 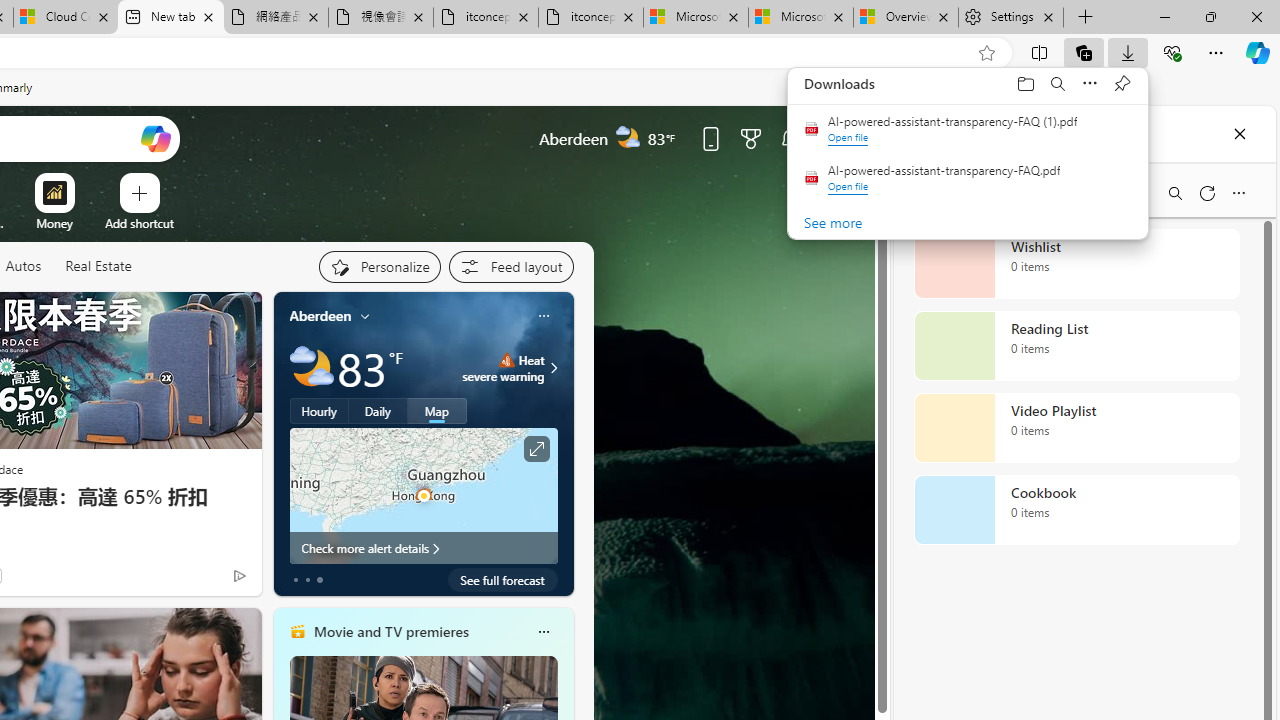 What do you see at coordinates (1076, 509) in the screenshot?
I see `'Cookbook collection, 0 items'` at bounding box center [1076, 509].